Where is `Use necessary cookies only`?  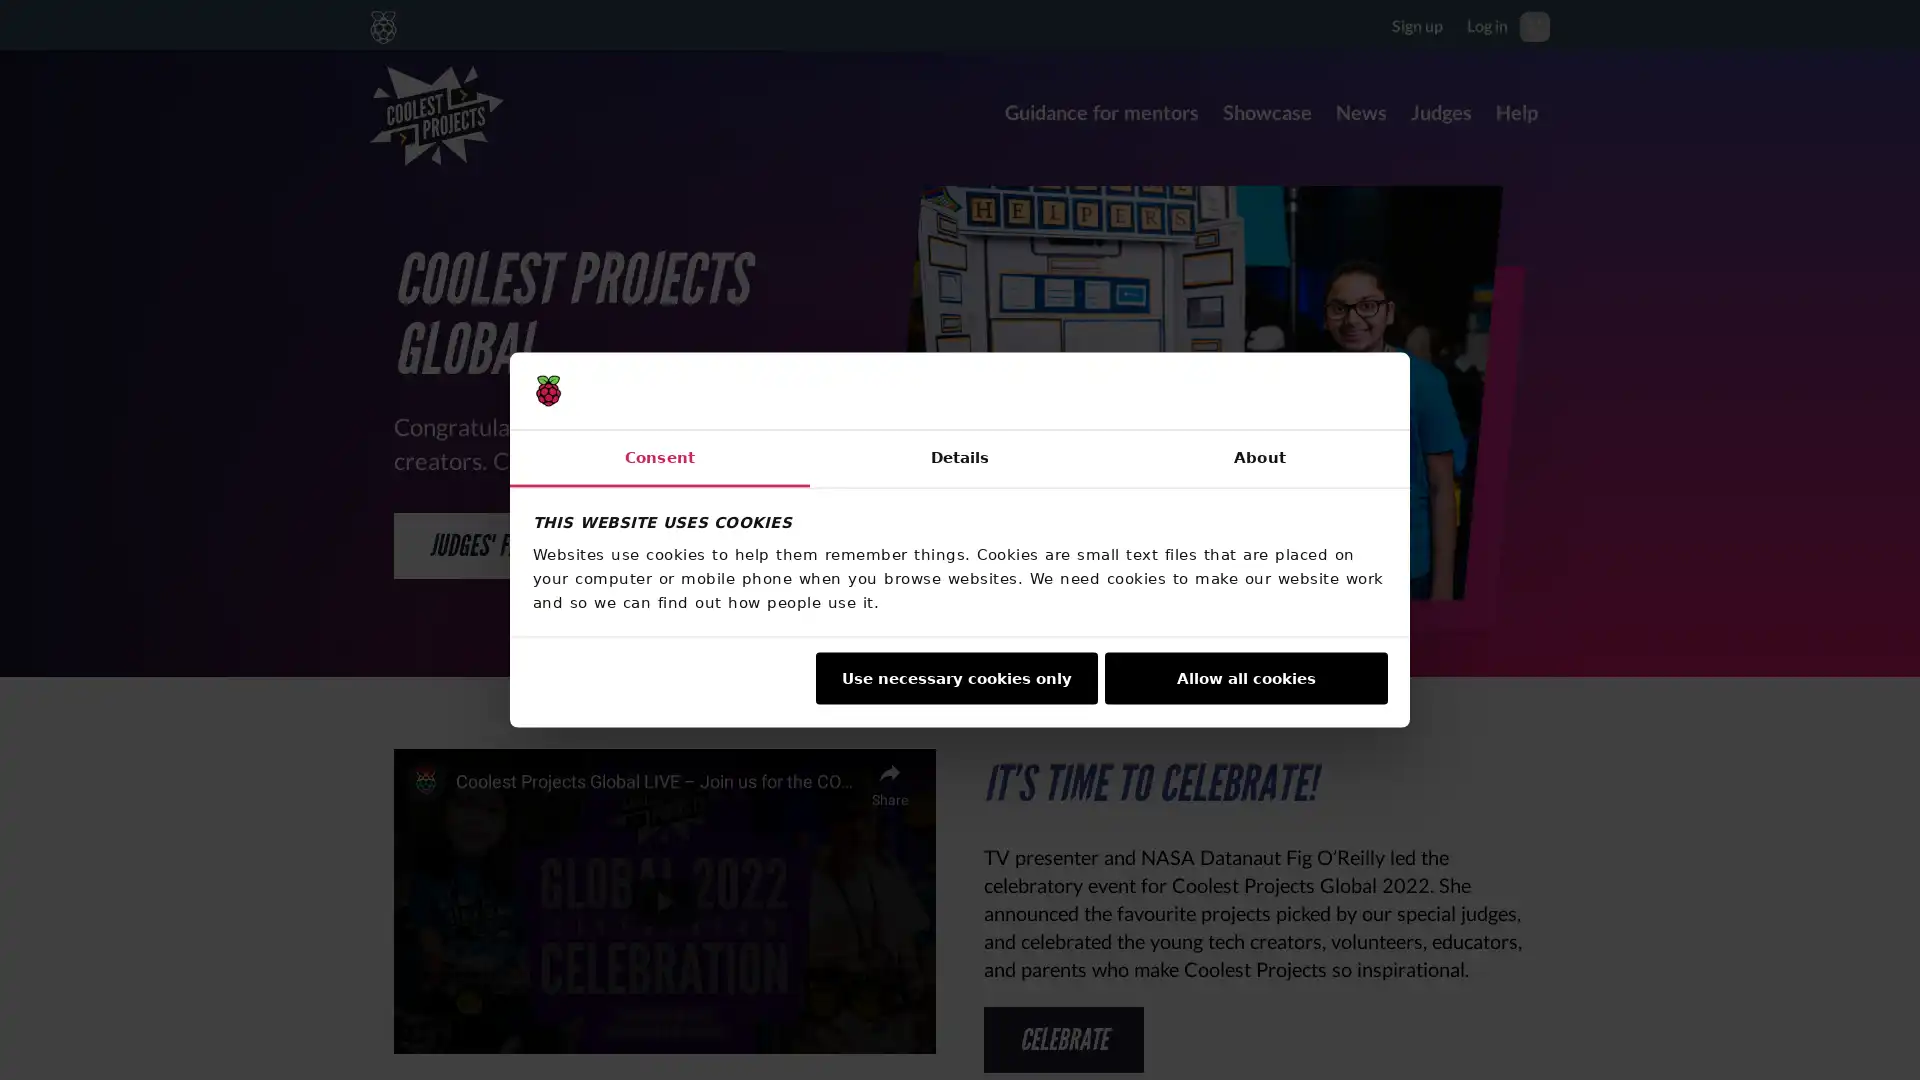 Use necessary cookies only is located at coordinates (954, 677).